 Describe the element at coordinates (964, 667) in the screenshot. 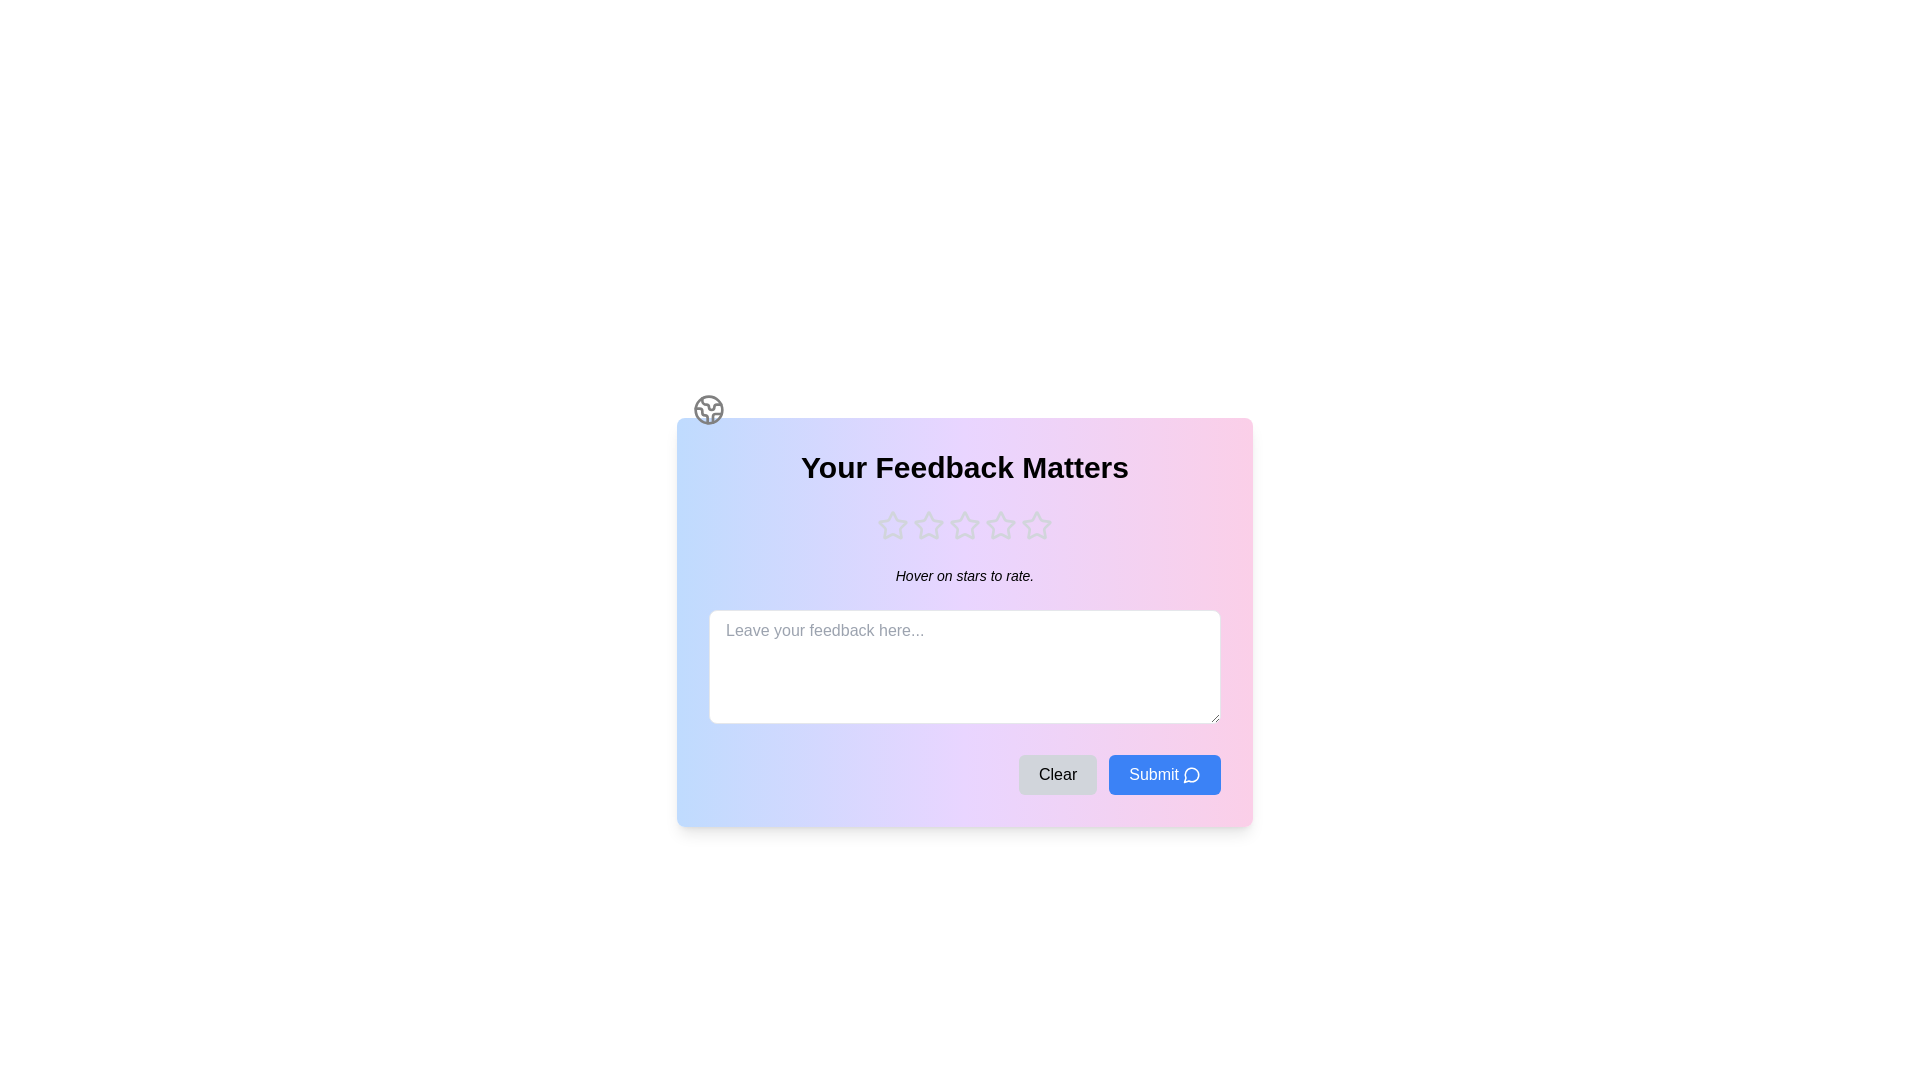

I see `the text area to focus and type the feedback` at that location.